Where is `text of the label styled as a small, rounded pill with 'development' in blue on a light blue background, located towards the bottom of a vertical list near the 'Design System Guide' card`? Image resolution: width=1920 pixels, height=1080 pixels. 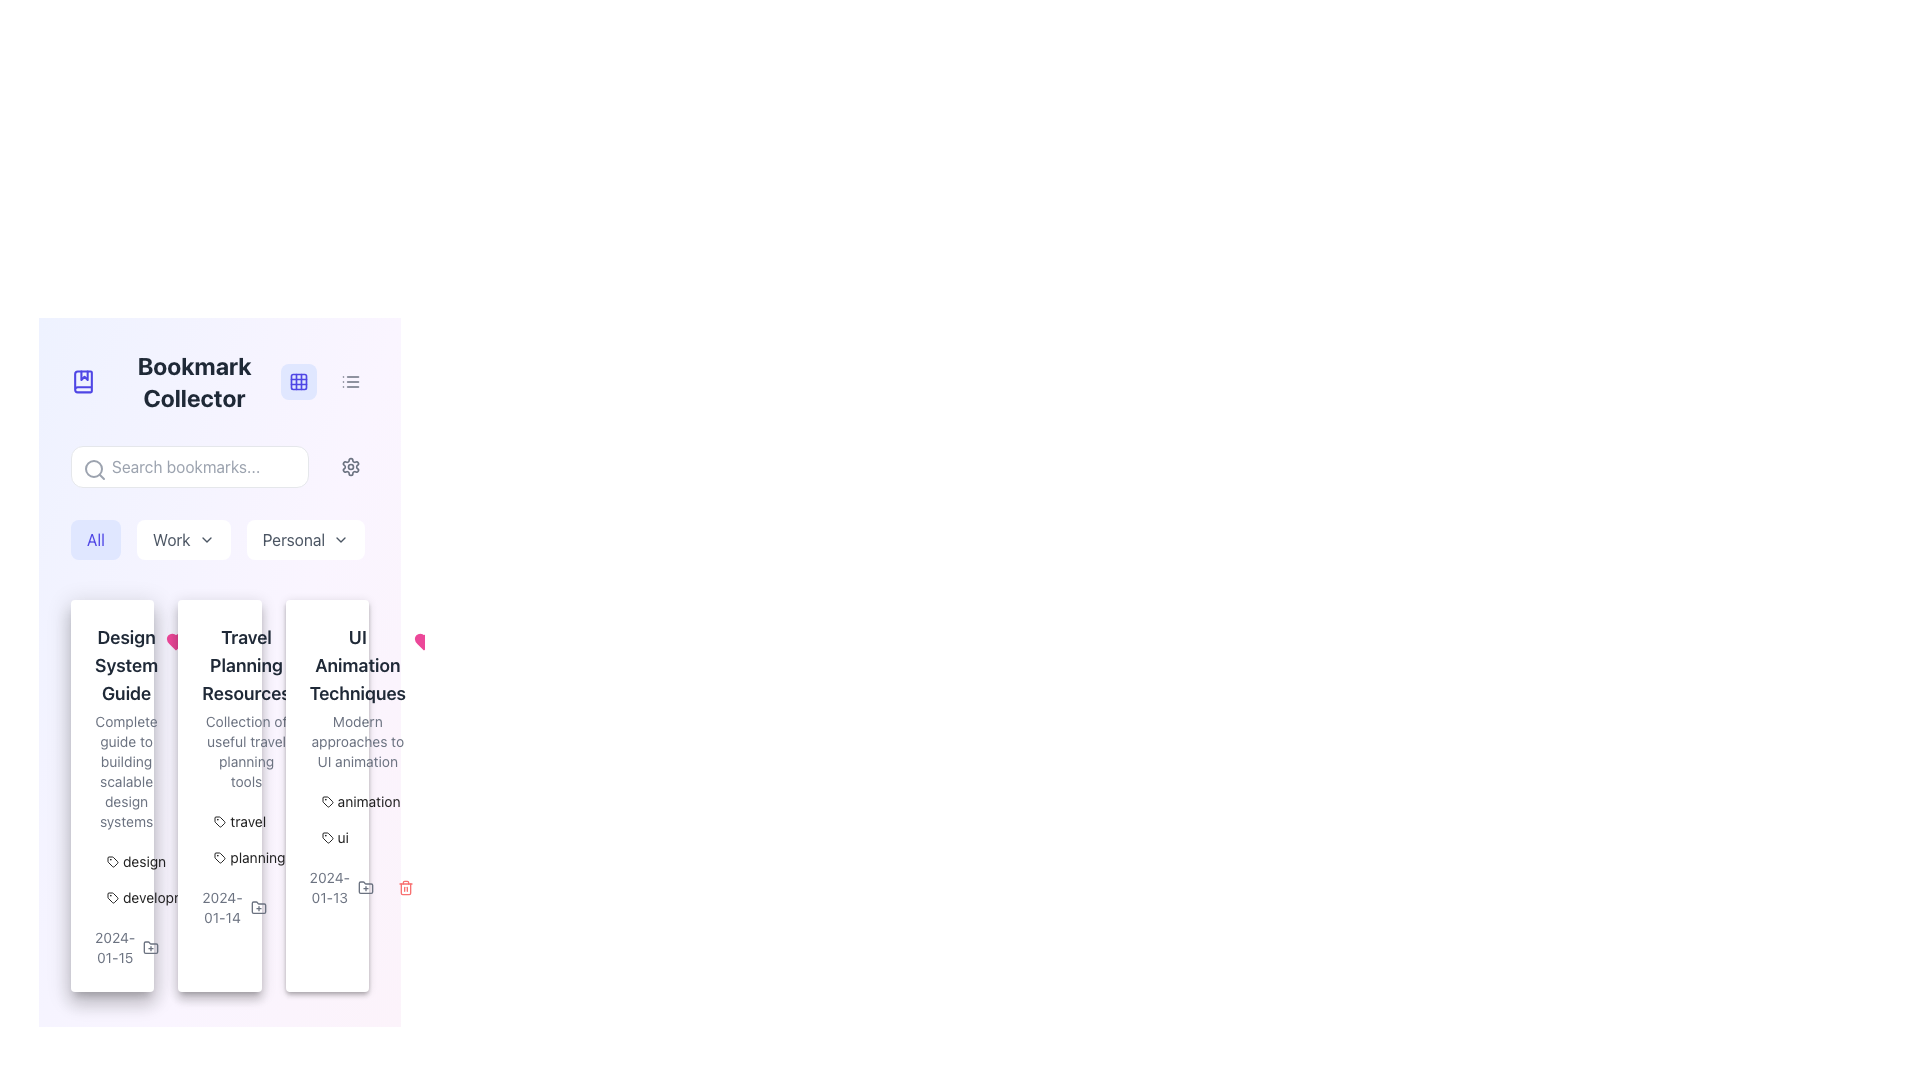
text of the label styled as a small, rounded pill with 'development' in blue on a light blue background, located towards the bottom of a vertical list near the 'Design System Guide' card is located at coordinates (156, 897).